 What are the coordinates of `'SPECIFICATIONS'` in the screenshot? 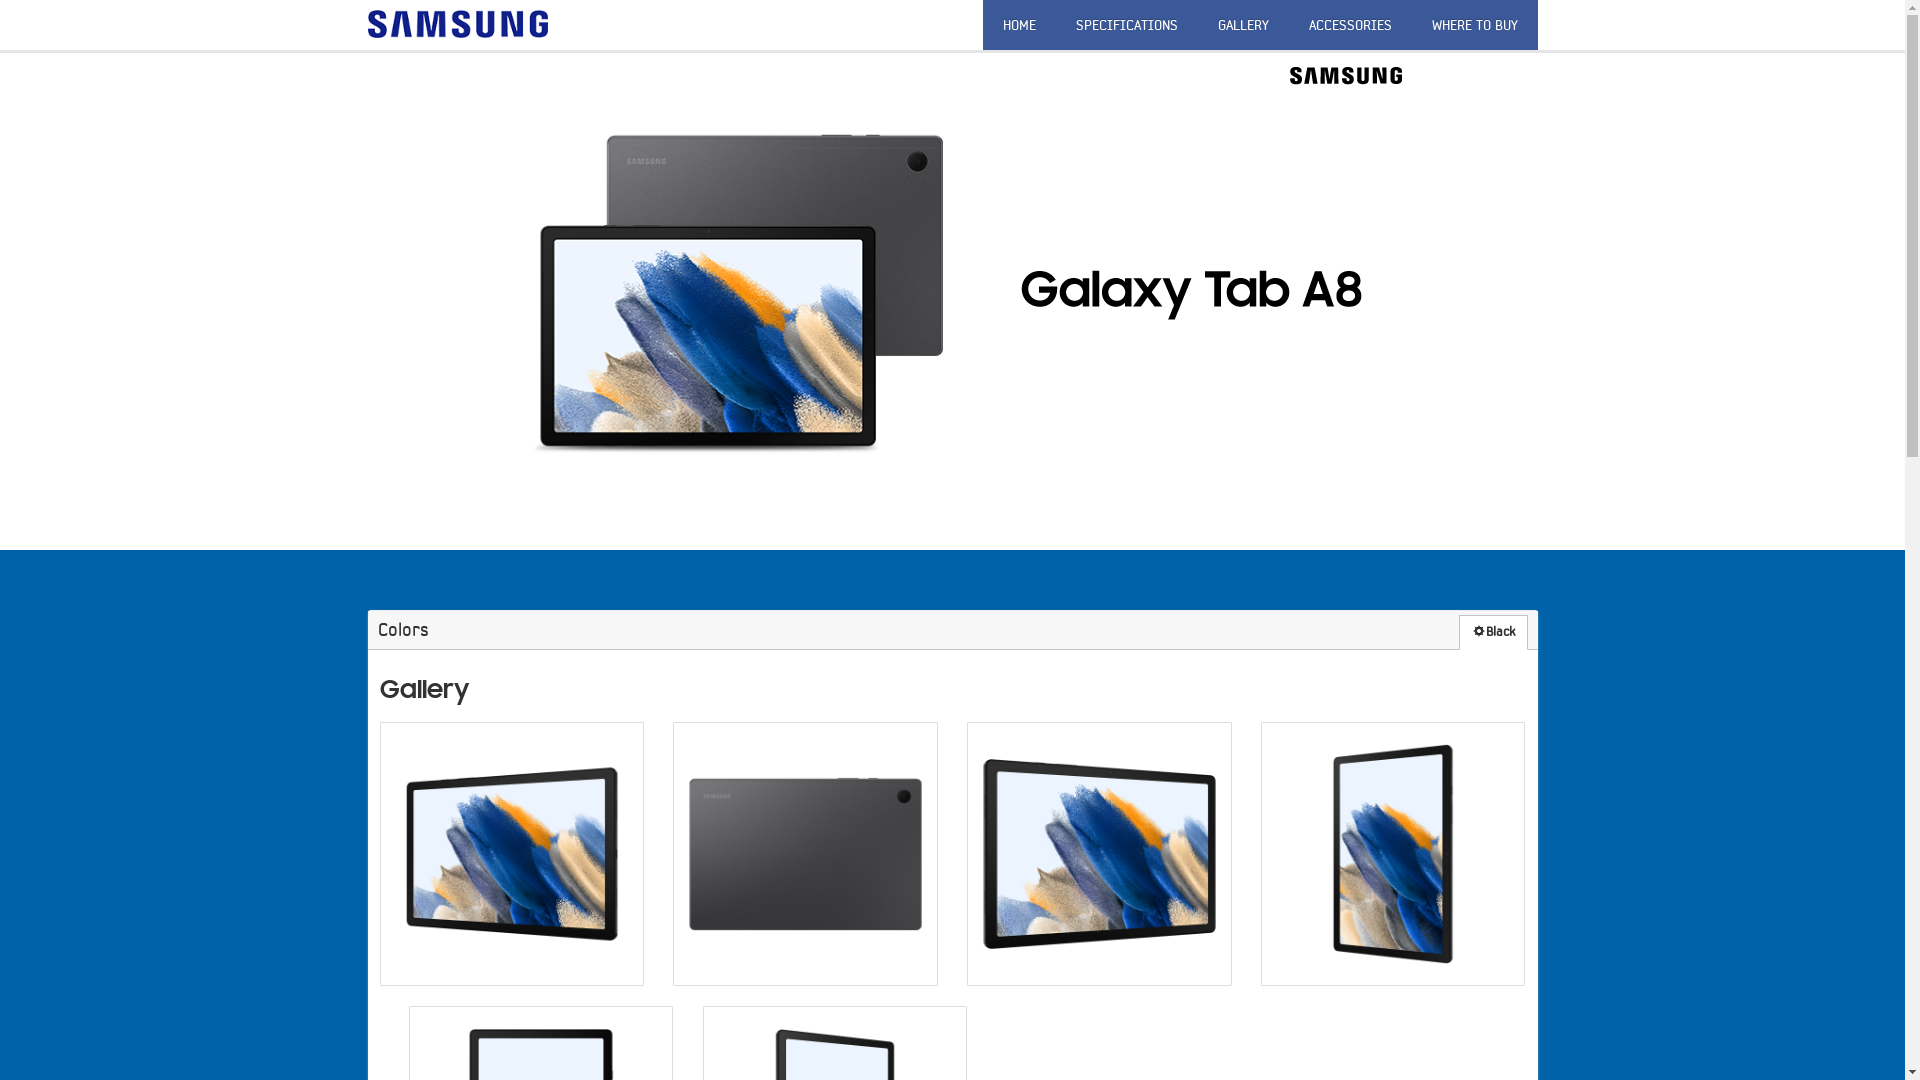 It's located at (1055, 24).